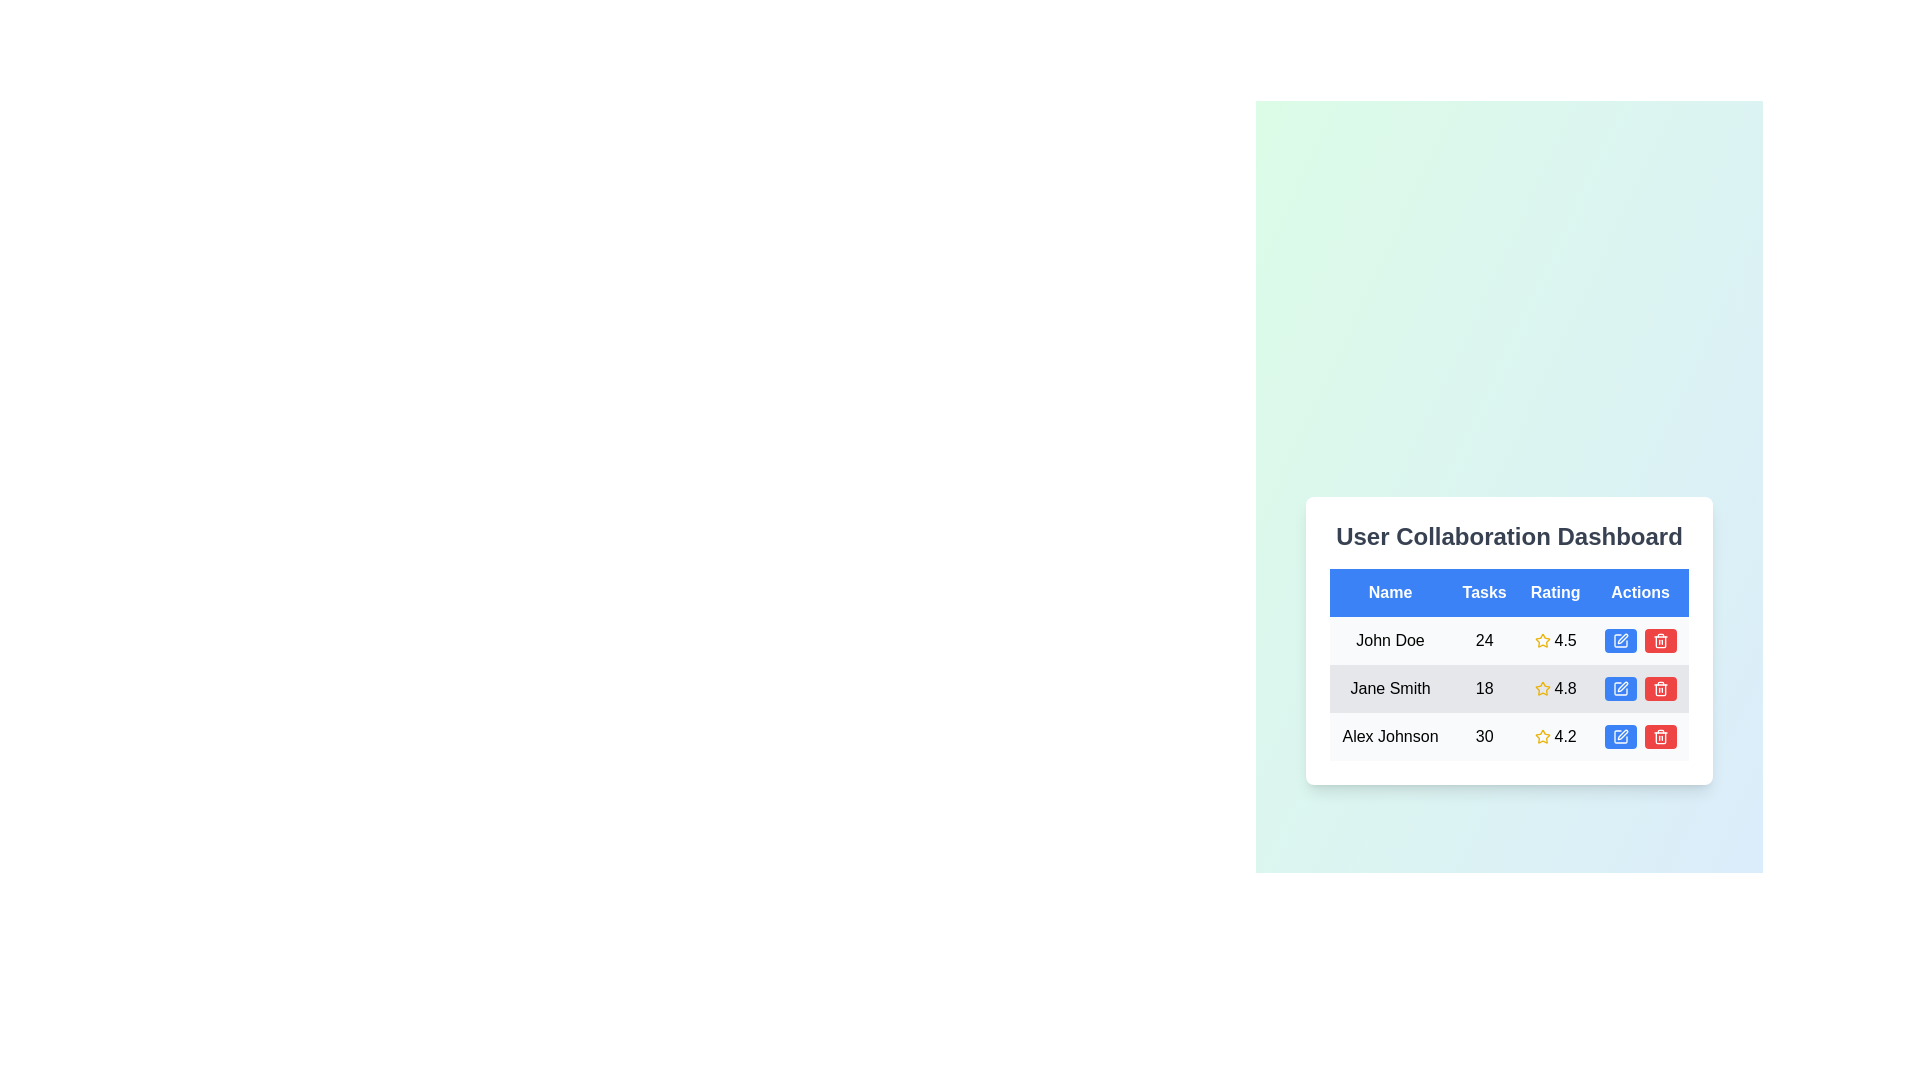 Image resolution: width=1920 pixels, height=1080 pixels. Describe the element at coordinates (1541, 640) in the screenshot. I see `the rating icon located in the 'Rating' column next to the numeric rating value '4.5' for 'John Doe'` at that location.